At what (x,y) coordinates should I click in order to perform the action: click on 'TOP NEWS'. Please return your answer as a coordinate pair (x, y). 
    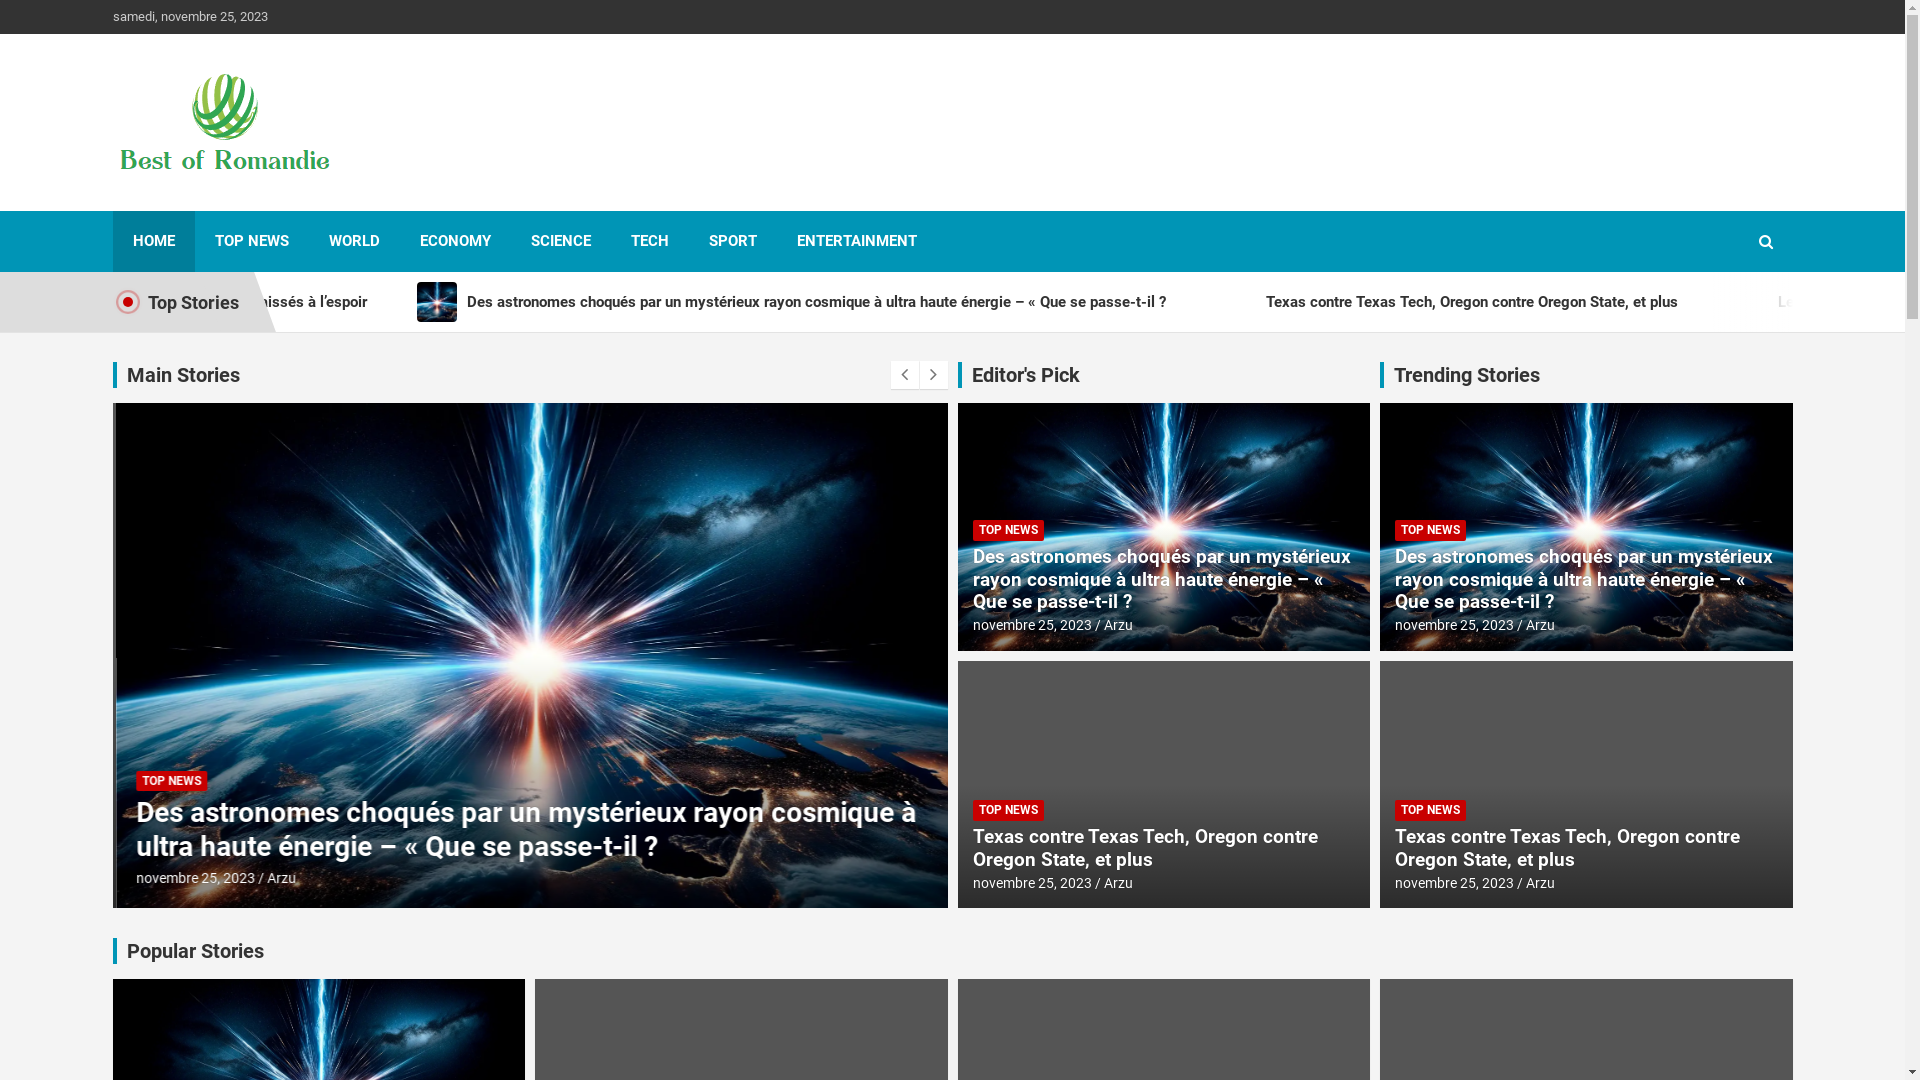
    Looking at the image, I should click on (1007, 810).